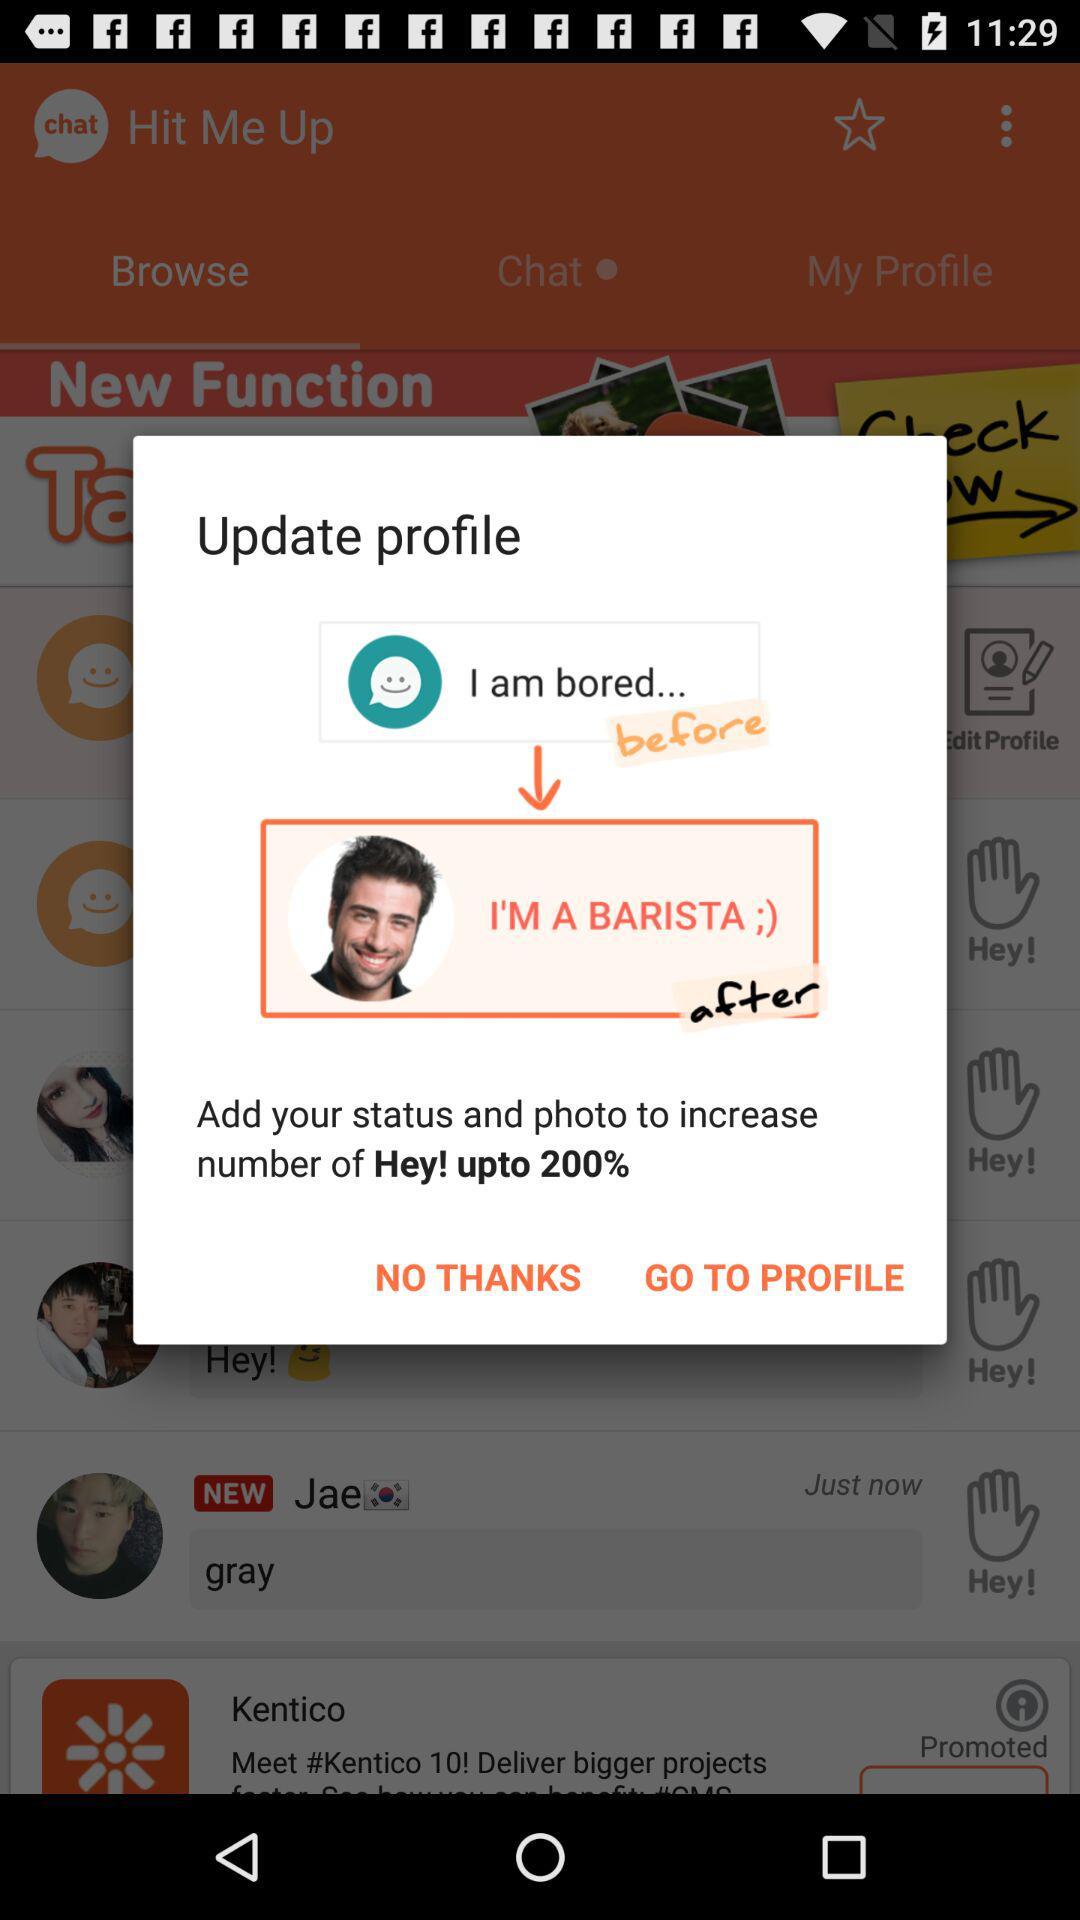 The width and height of the screenshot is (1080, 1920). What do you see at coordinates (478, 1275) in the screenshot?
I see `the app below number of` at bounding box center [478, 1275].